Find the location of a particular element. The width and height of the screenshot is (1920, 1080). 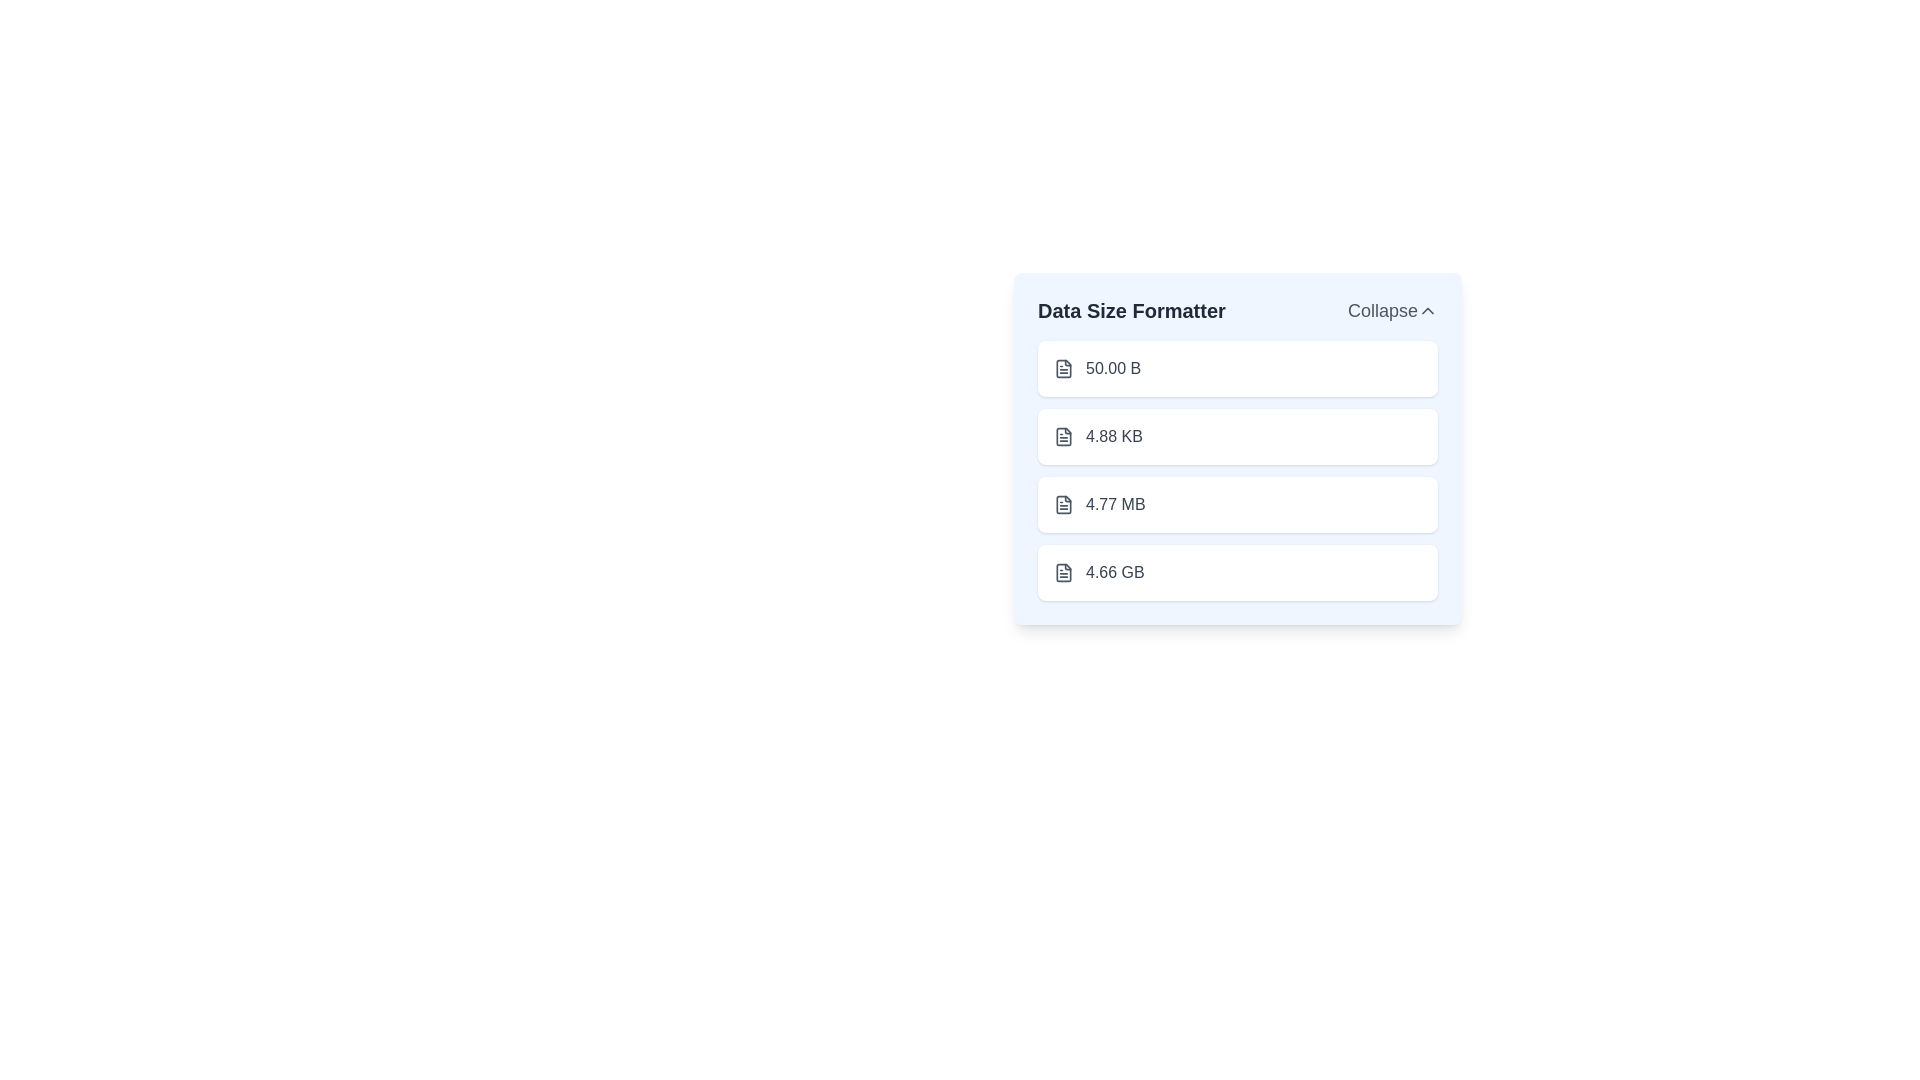

the toggle button located in the upper-right corner of the module is located at coordinates (1427, 311).